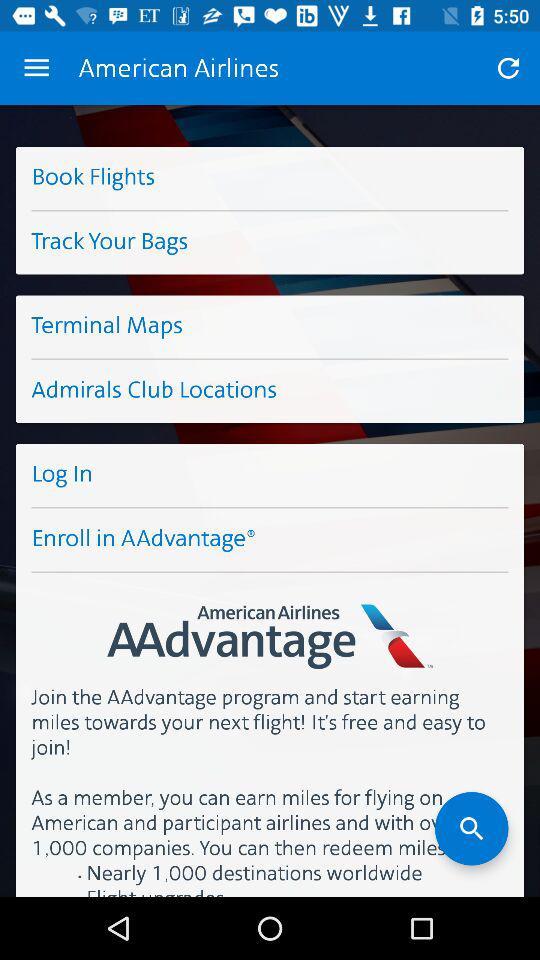 Image resolution: width=540 pixels, height=960 pixels. What do you see at coordinates (270, 241) in the screenshot?
I see `the track your bags item` at bounding box center [270, 241].